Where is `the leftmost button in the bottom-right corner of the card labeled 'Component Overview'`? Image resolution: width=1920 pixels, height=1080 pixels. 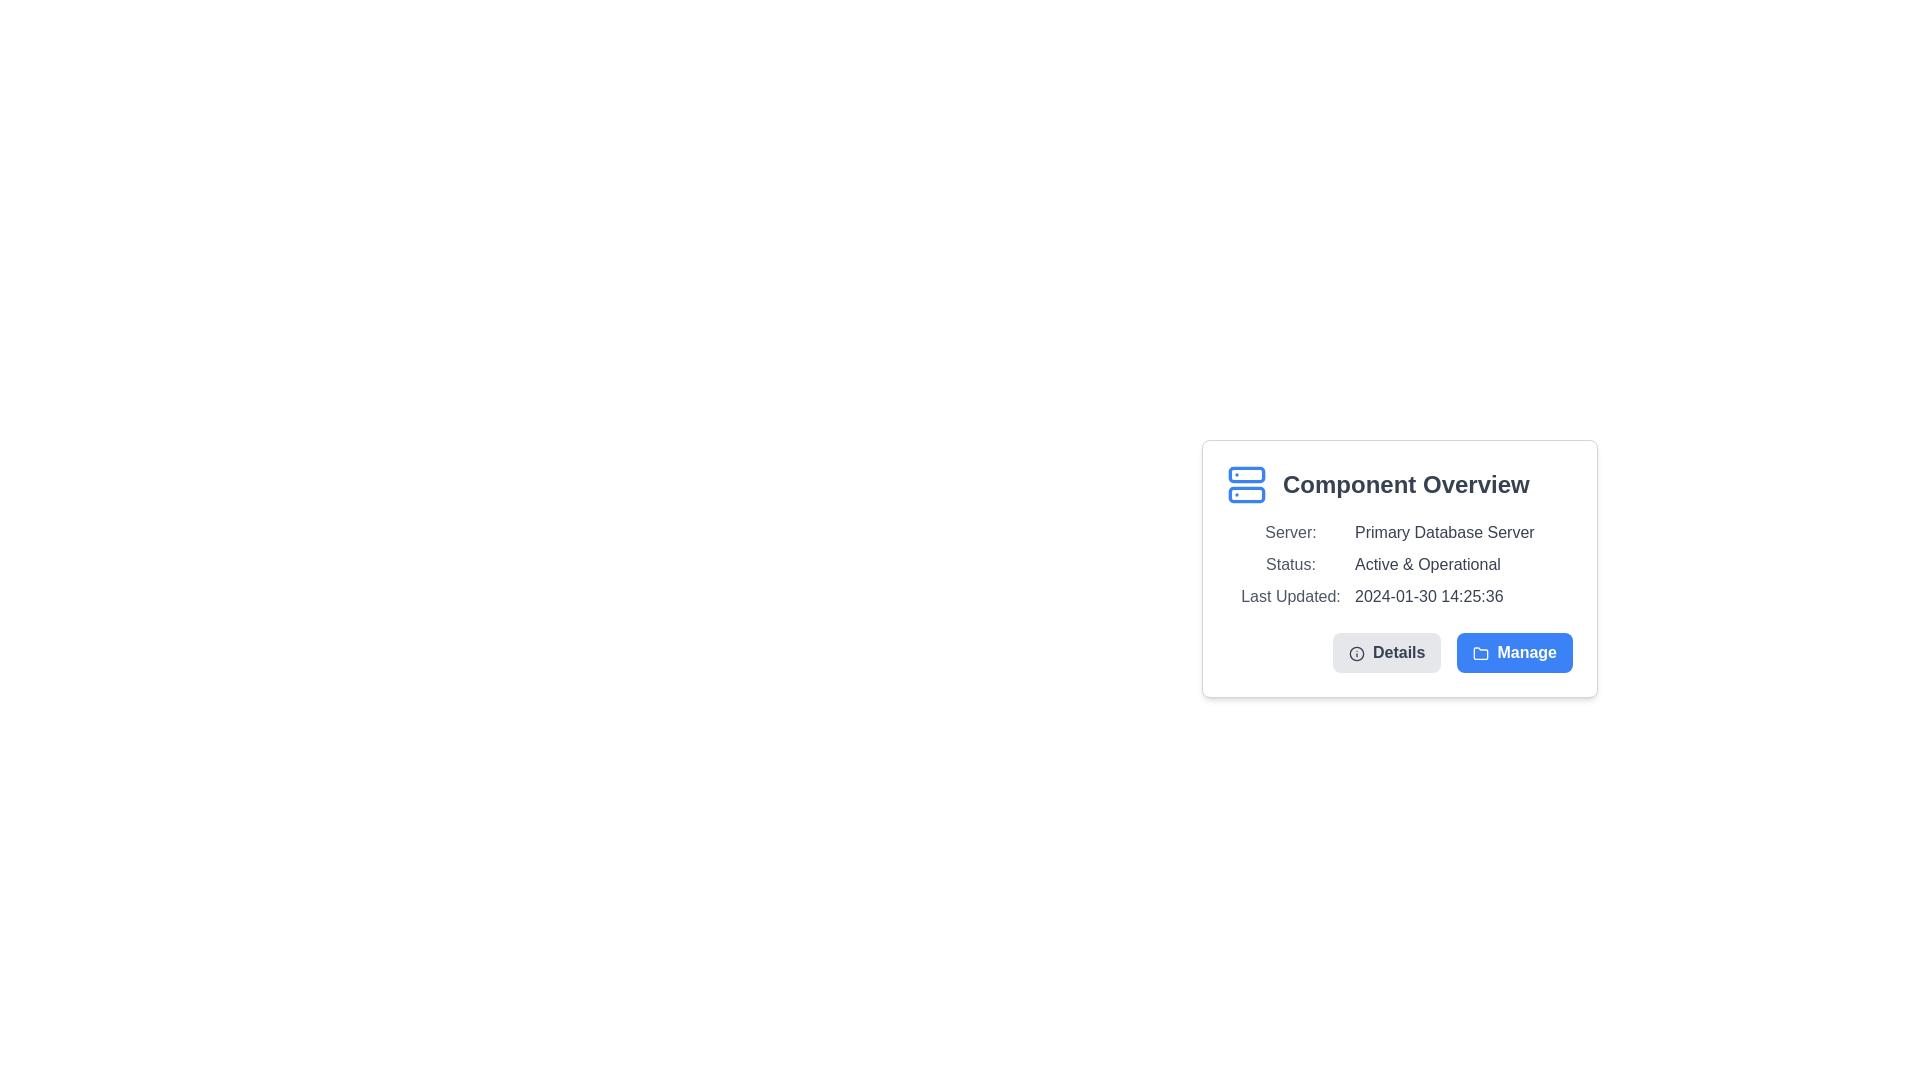
the leftmost button in the bottom-right corner of the card labeled 'Component Overview' is located at coordinates (1386, 652).